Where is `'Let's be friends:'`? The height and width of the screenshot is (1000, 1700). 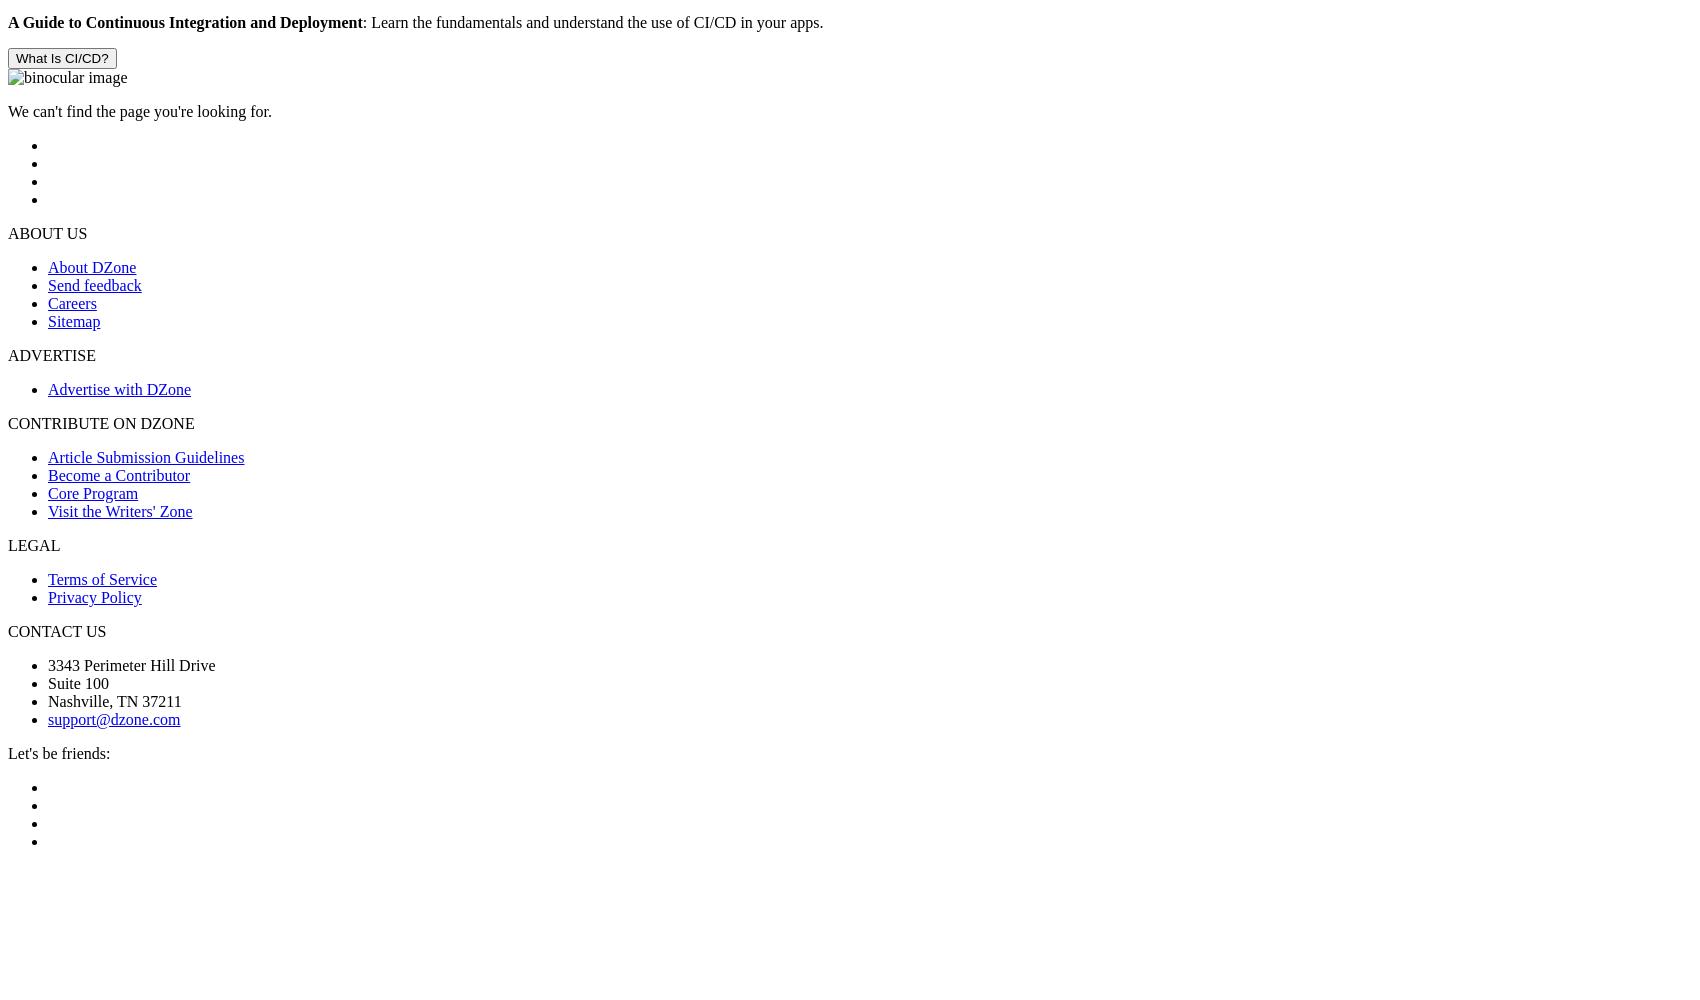 'Let's be friends:' is located at coordinates (58, 753).